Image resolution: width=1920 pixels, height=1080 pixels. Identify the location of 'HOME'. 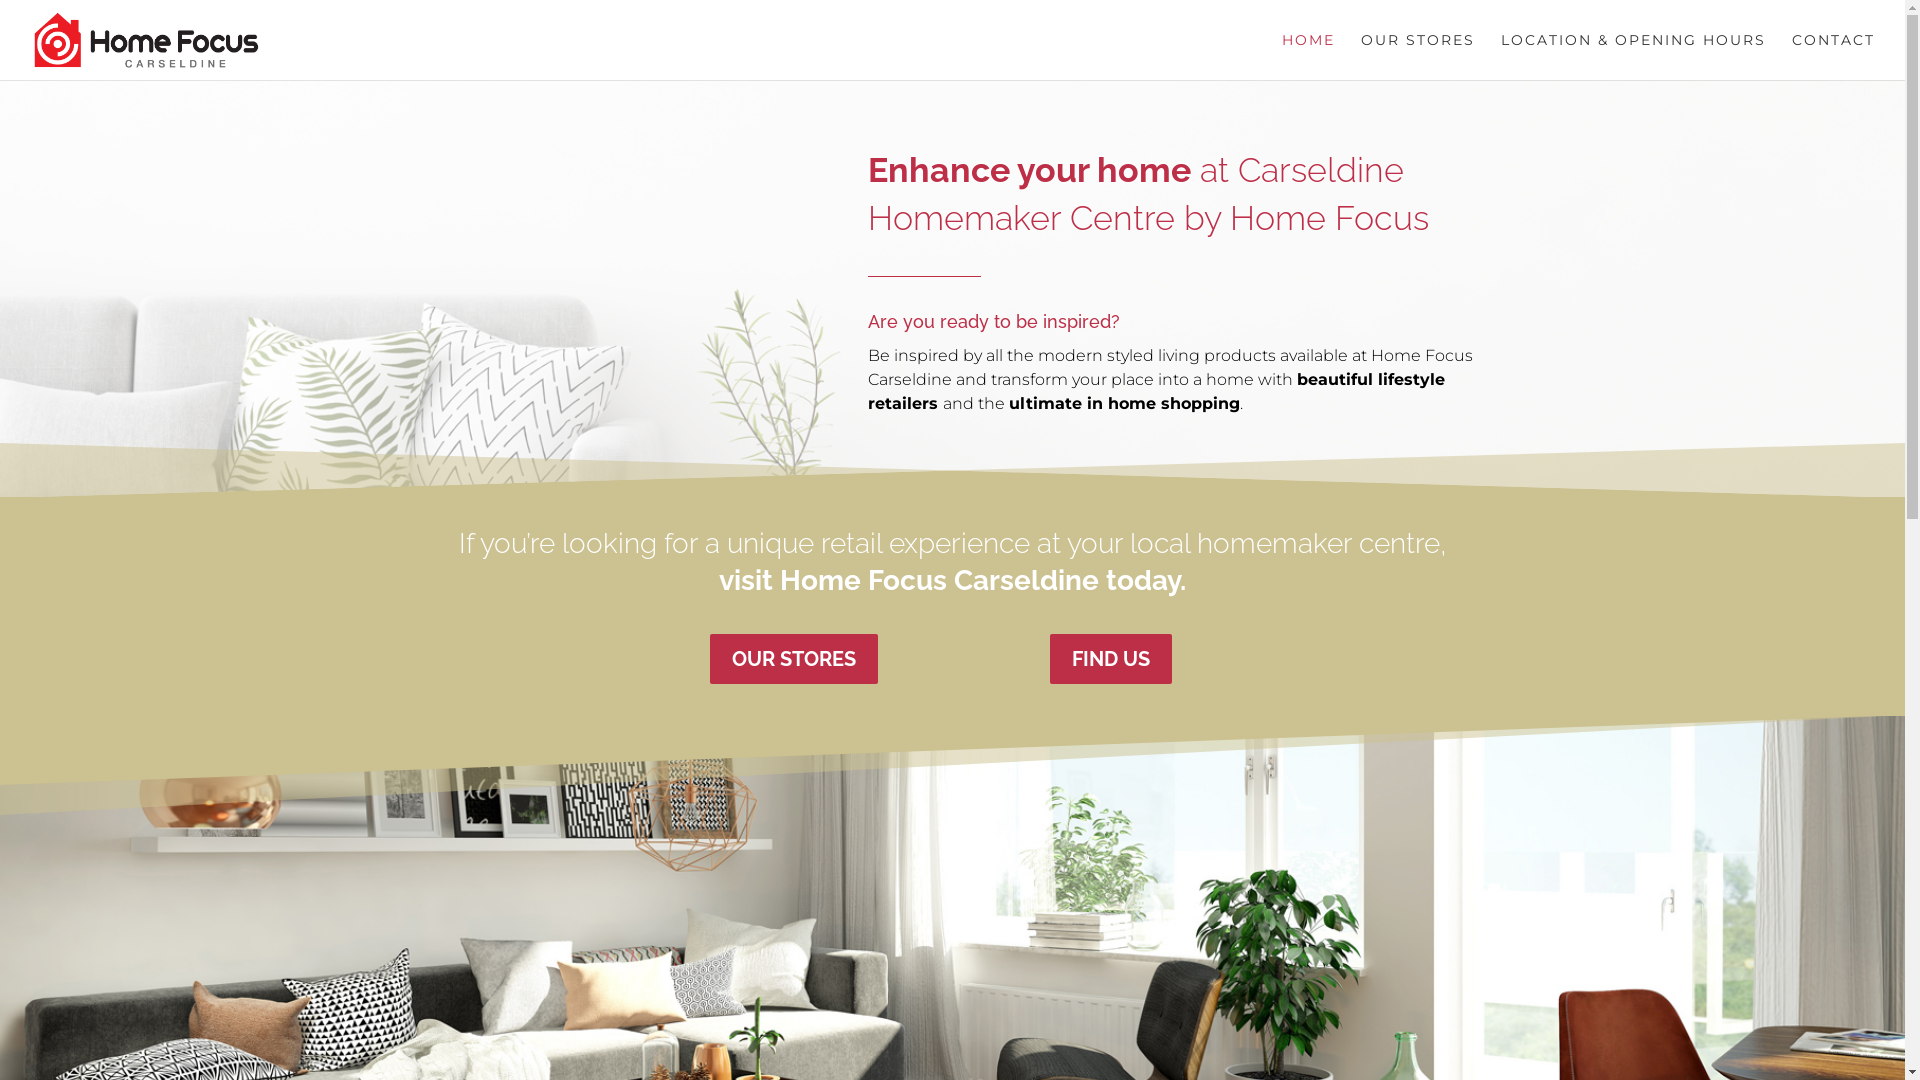
(1308, 55).